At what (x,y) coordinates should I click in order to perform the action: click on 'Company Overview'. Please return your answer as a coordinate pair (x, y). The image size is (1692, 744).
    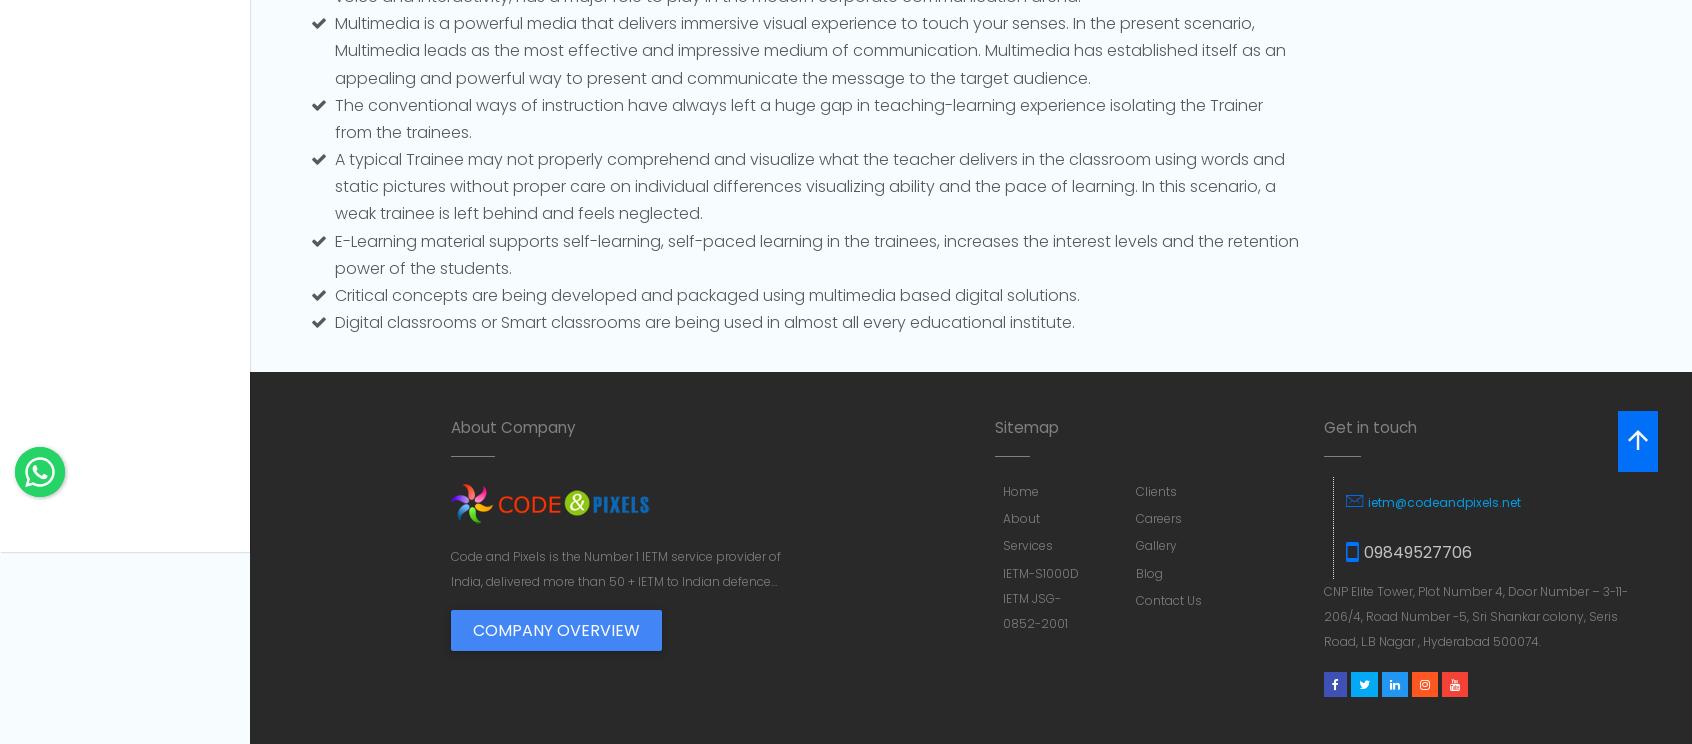
    Looking at the image, I should click on (555, 630).